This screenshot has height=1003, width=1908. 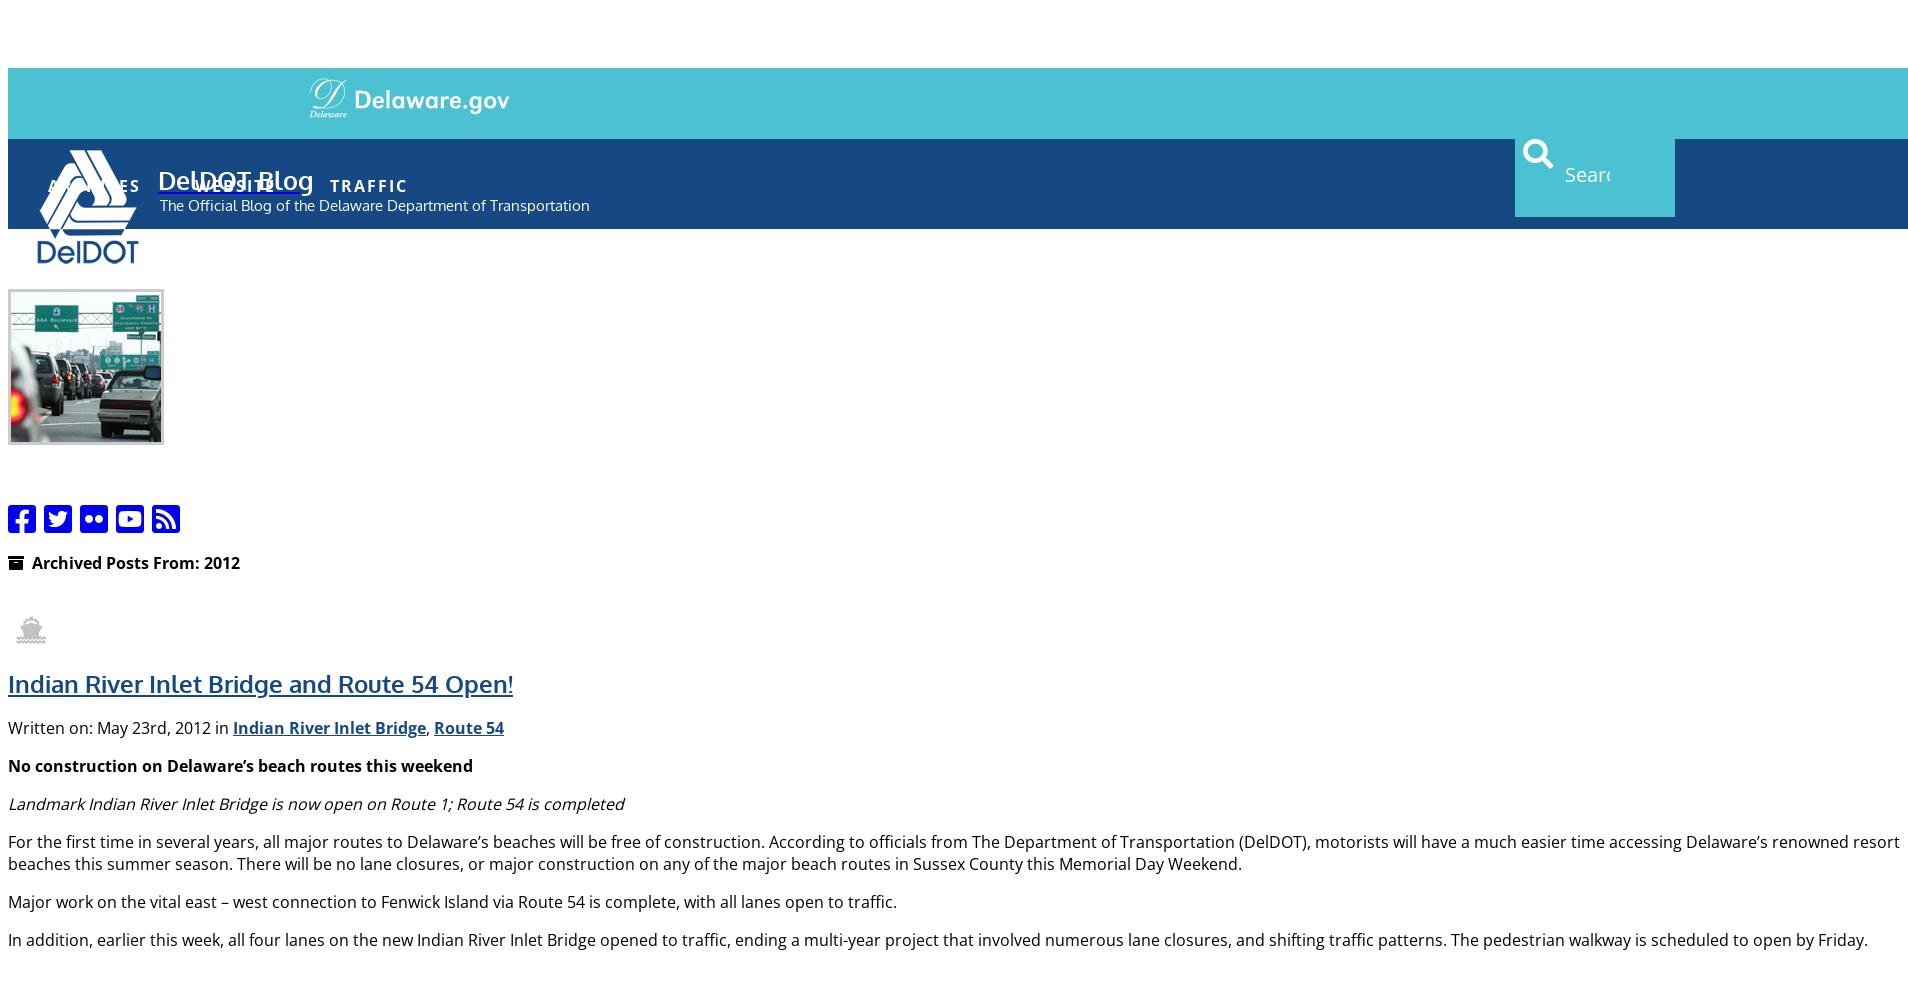 I want to click on 'No construction on Delaware’s beach routes this weekend', so click(x=240, y=764).